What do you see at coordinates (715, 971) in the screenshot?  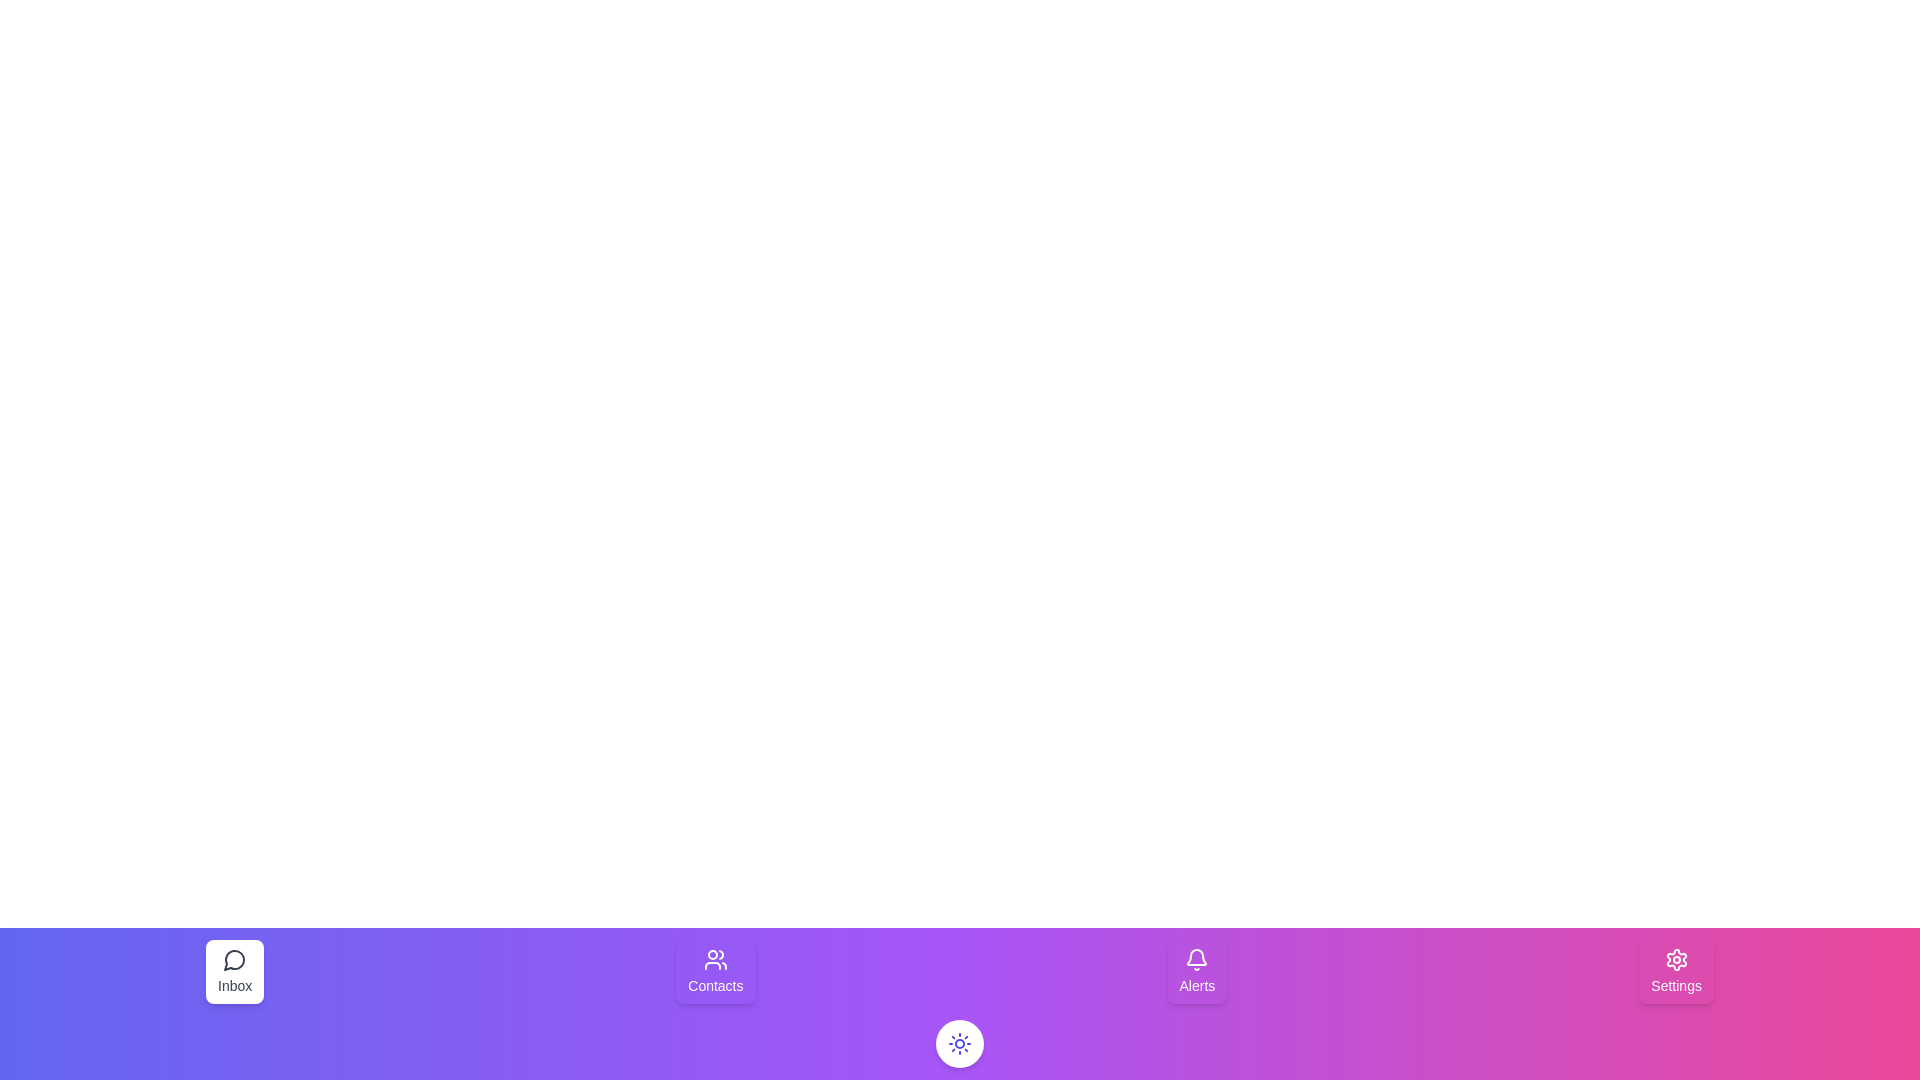 I see `the navigation item Contacts to select it` at bounding box center [715, 971].